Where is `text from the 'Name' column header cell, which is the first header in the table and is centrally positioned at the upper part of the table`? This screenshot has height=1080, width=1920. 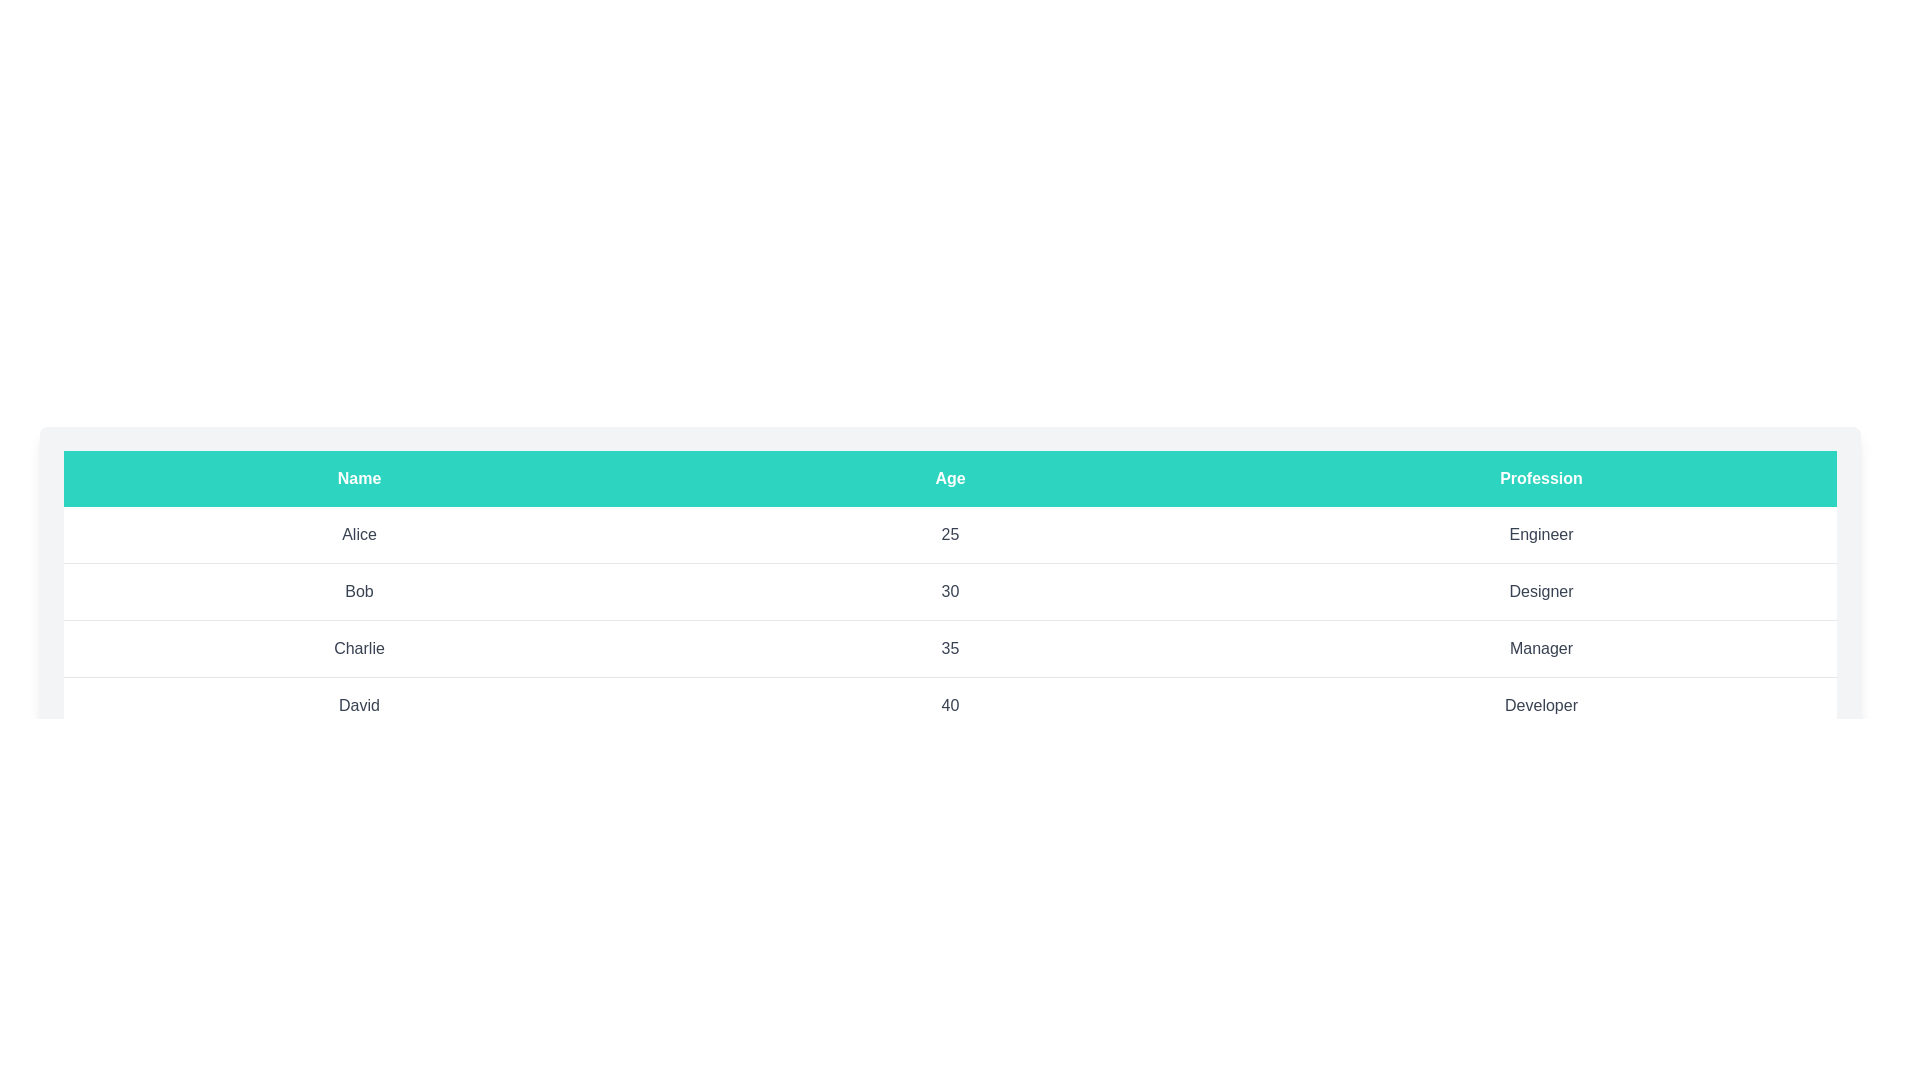
text from the 'Name' column header cell, which is the first header in the table and is centrally positioned at the upper part of the table is located at coordinates (359, 478).